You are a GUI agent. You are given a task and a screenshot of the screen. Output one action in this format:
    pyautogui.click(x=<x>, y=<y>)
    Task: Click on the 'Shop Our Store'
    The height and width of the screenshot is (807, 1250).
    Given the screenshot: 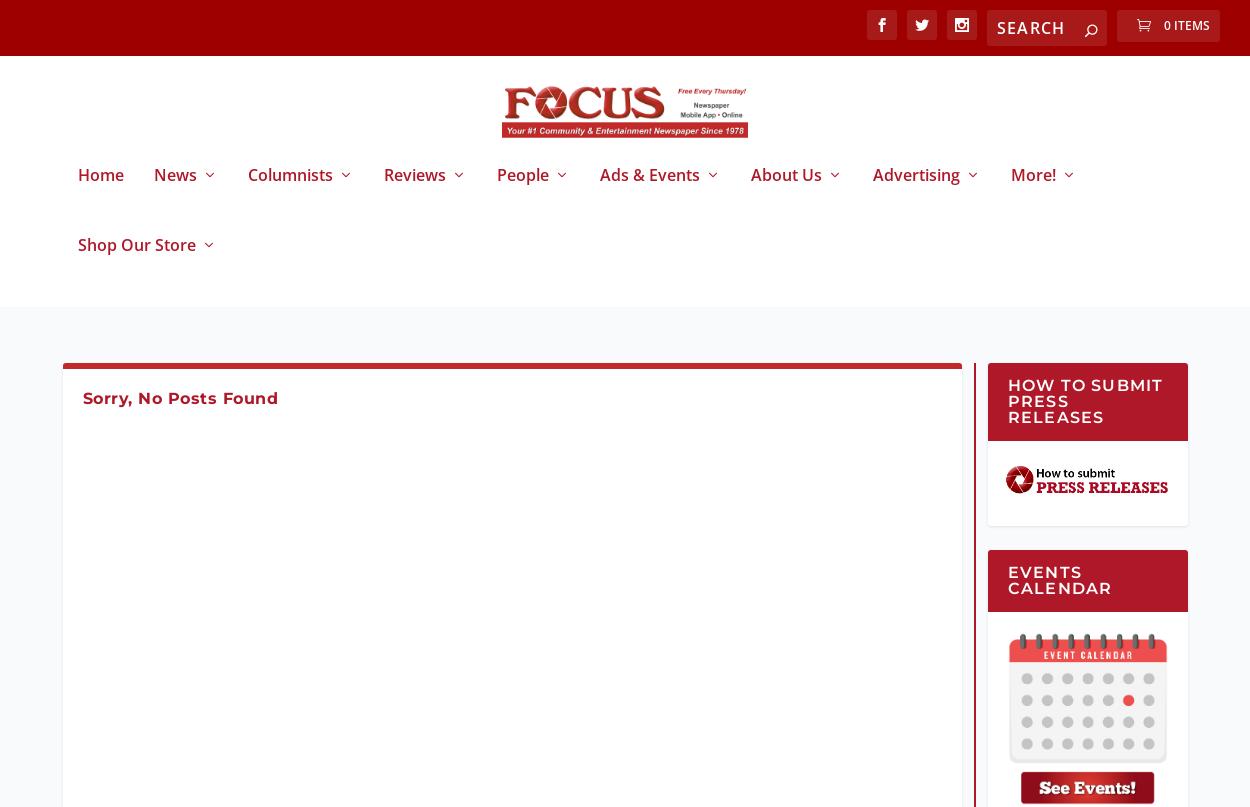 What is the action you would take?
    pyautogui.click(x=136, y=259)
    